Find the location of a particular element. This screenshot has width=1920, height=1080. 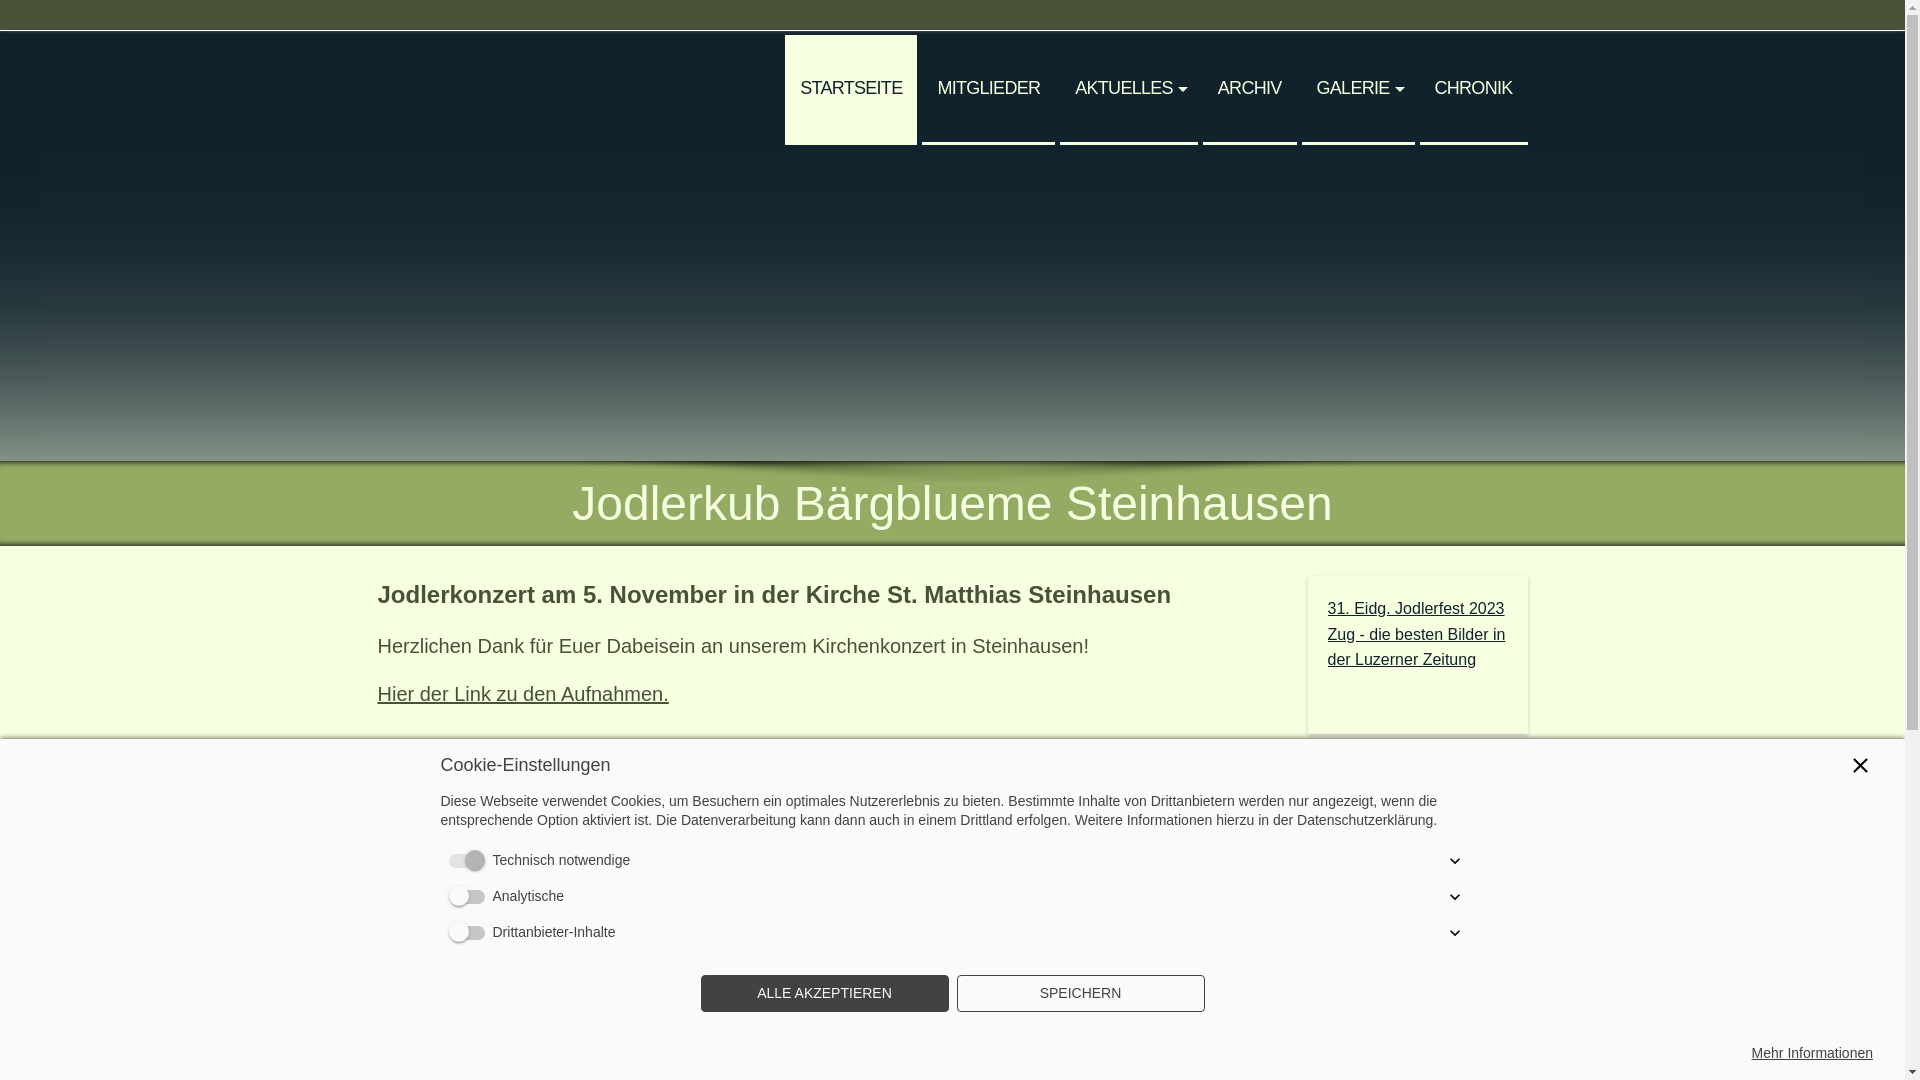

'Mehr Bilder ...' is located at coordinates (439, 950).